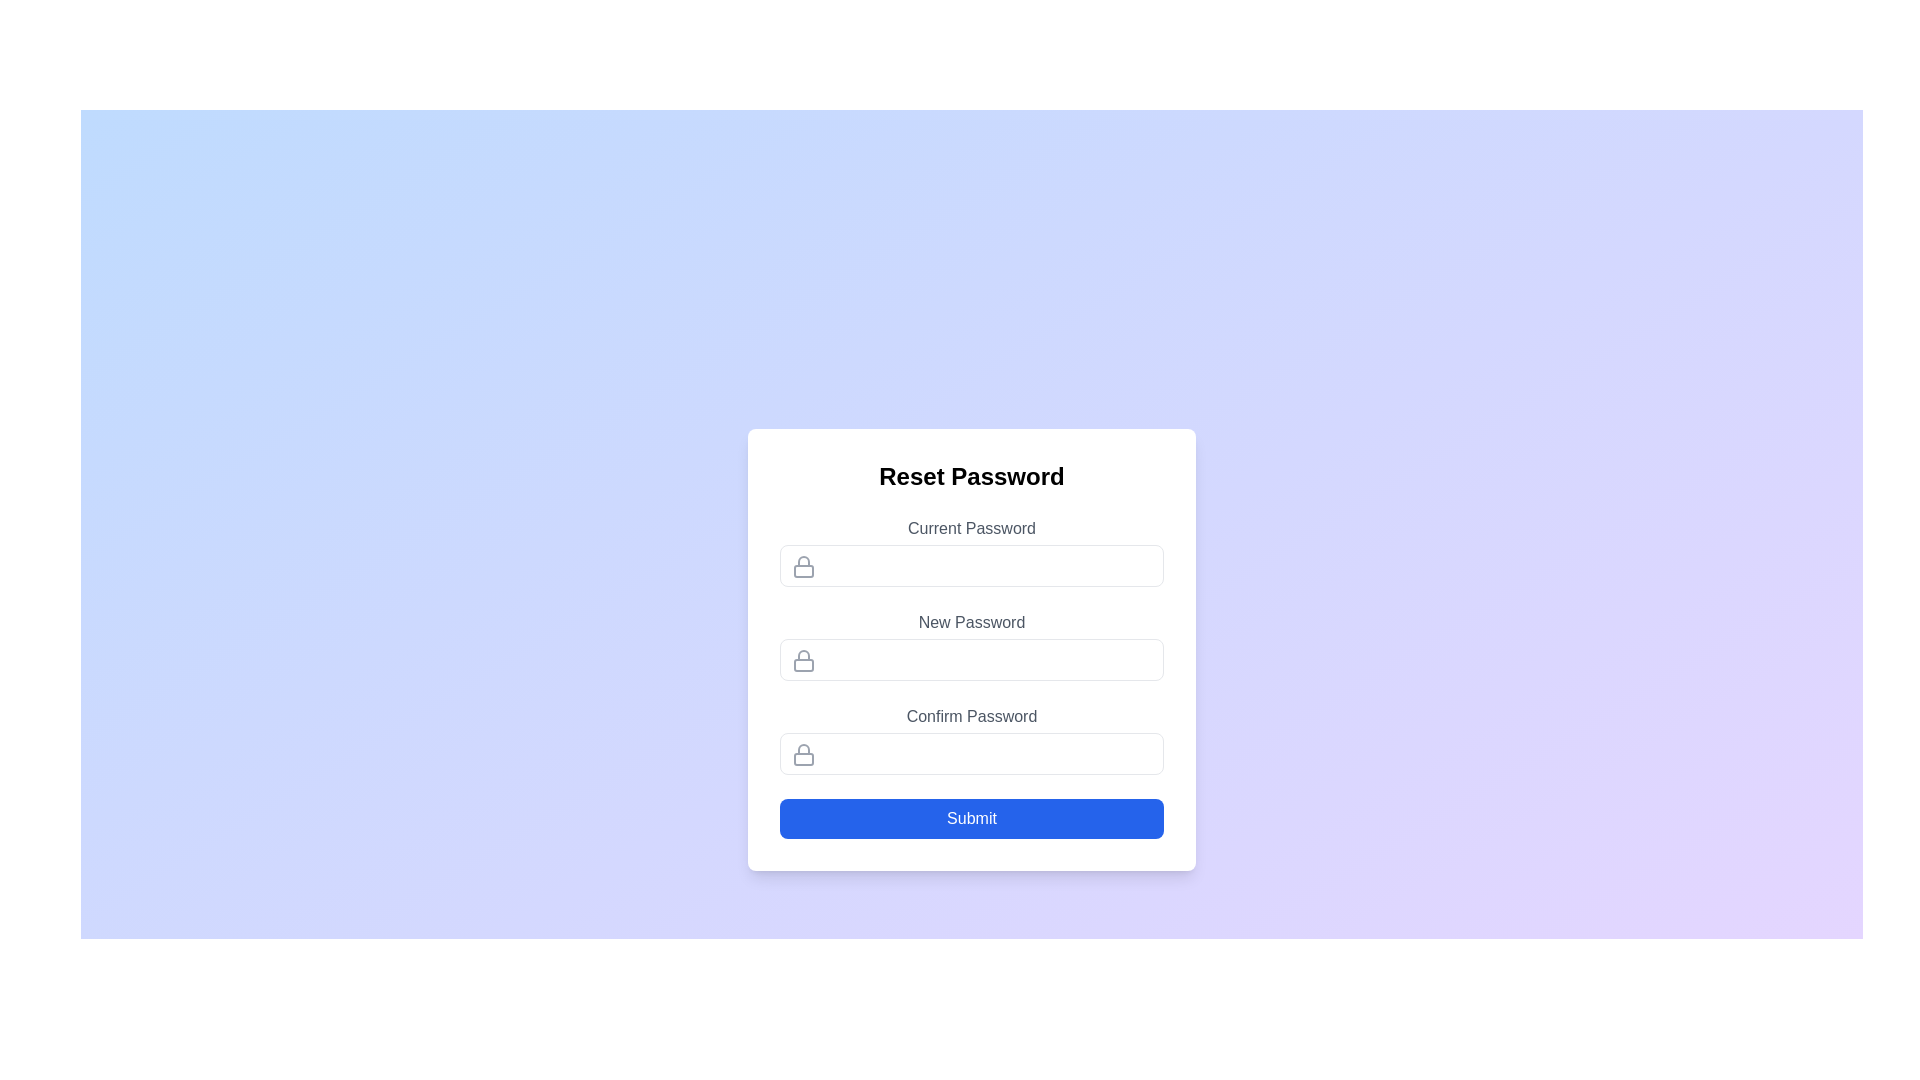  I want to click on the security icon representing the 'New Password' field, located to the left side of the input box, so click(804, 660).